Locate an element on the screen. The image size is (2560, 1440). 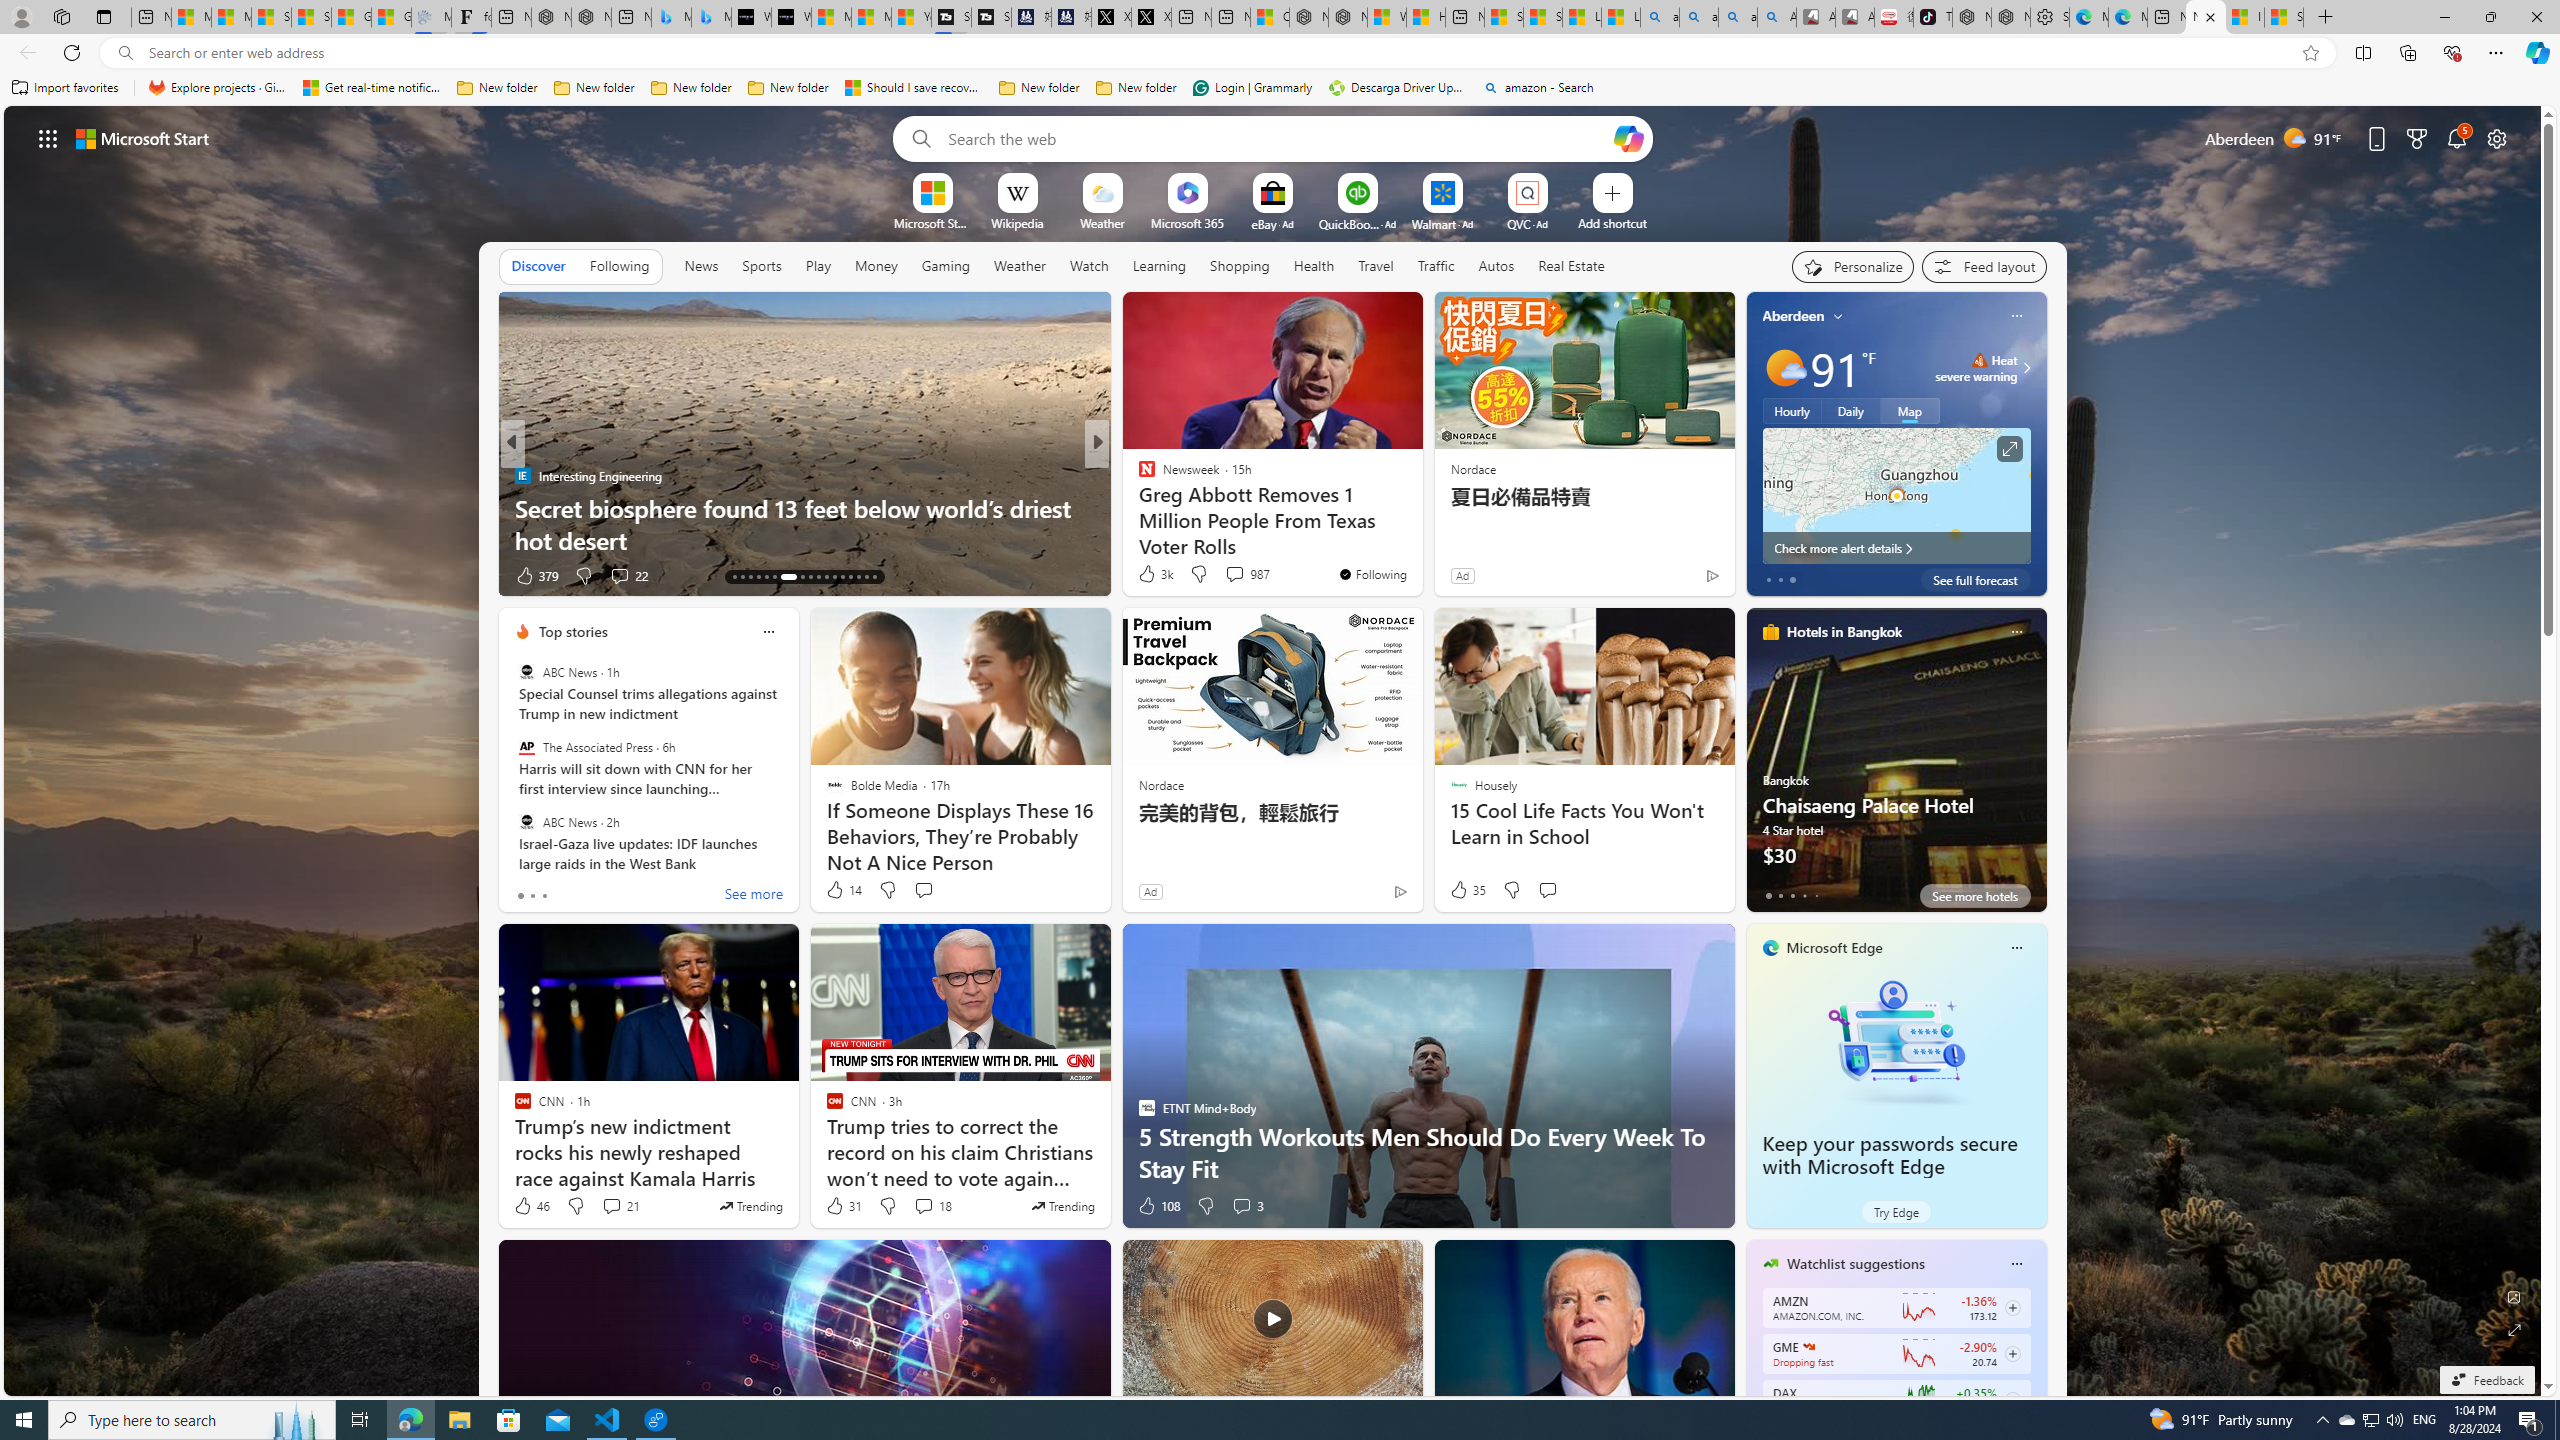
'View comments 3 Comment' is located at coordinates (1247, 1206).